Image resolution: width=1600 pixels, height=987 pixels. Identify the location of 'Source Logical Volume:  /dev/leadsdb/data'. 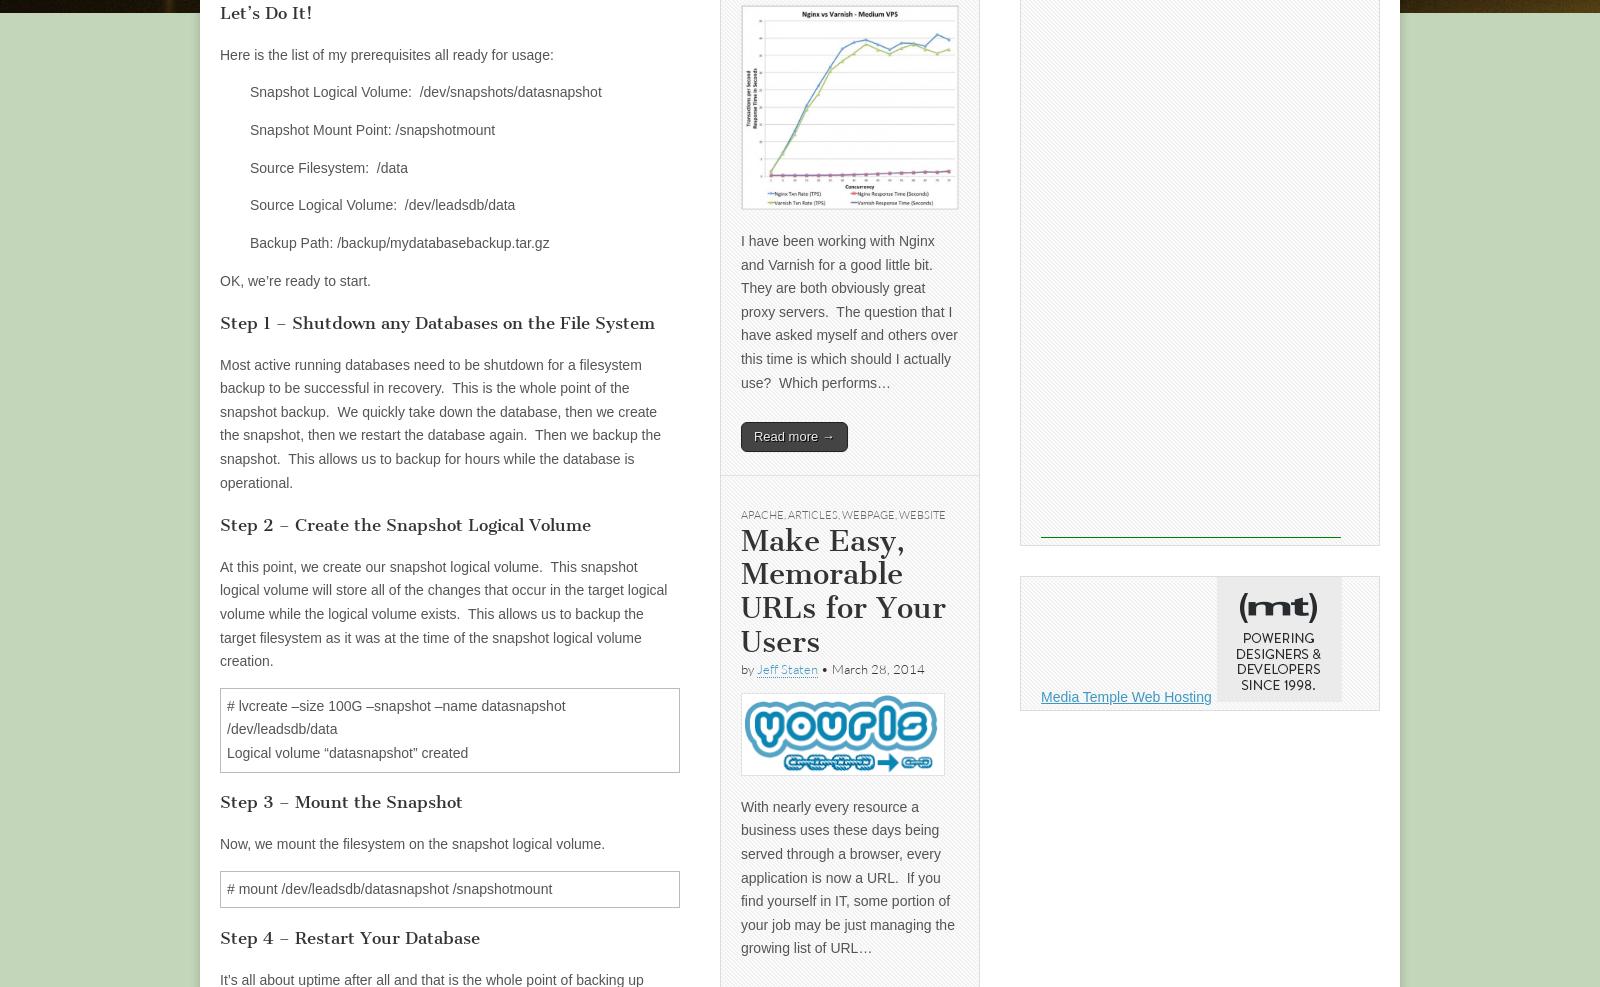
(382, 203).